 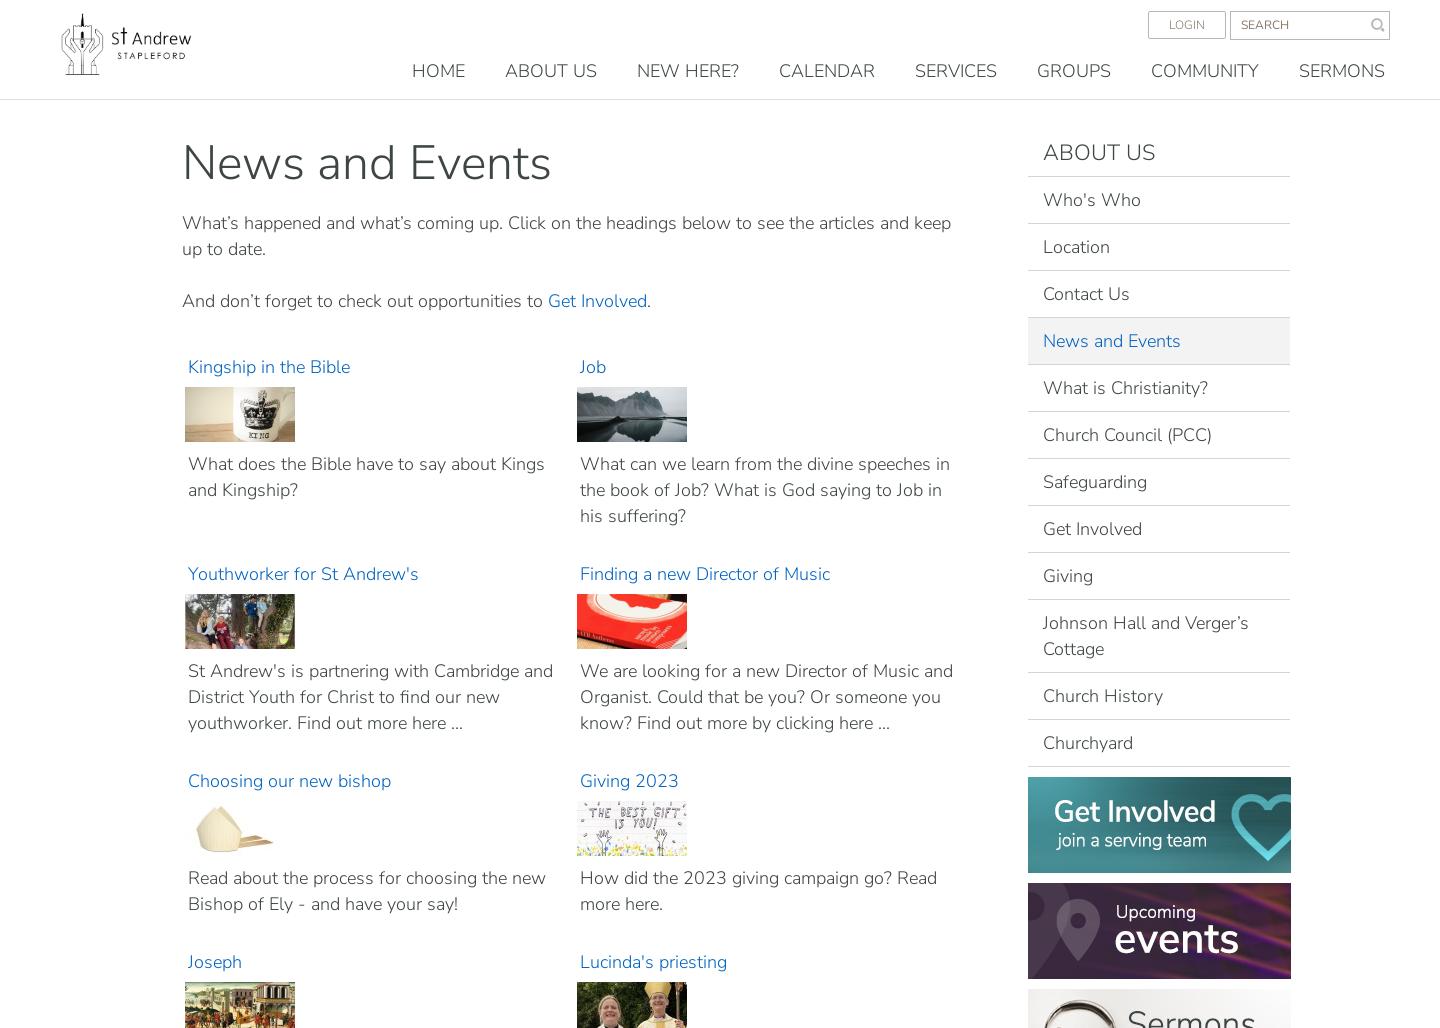 I want to click on 'Services', so click(x=956, y=70).